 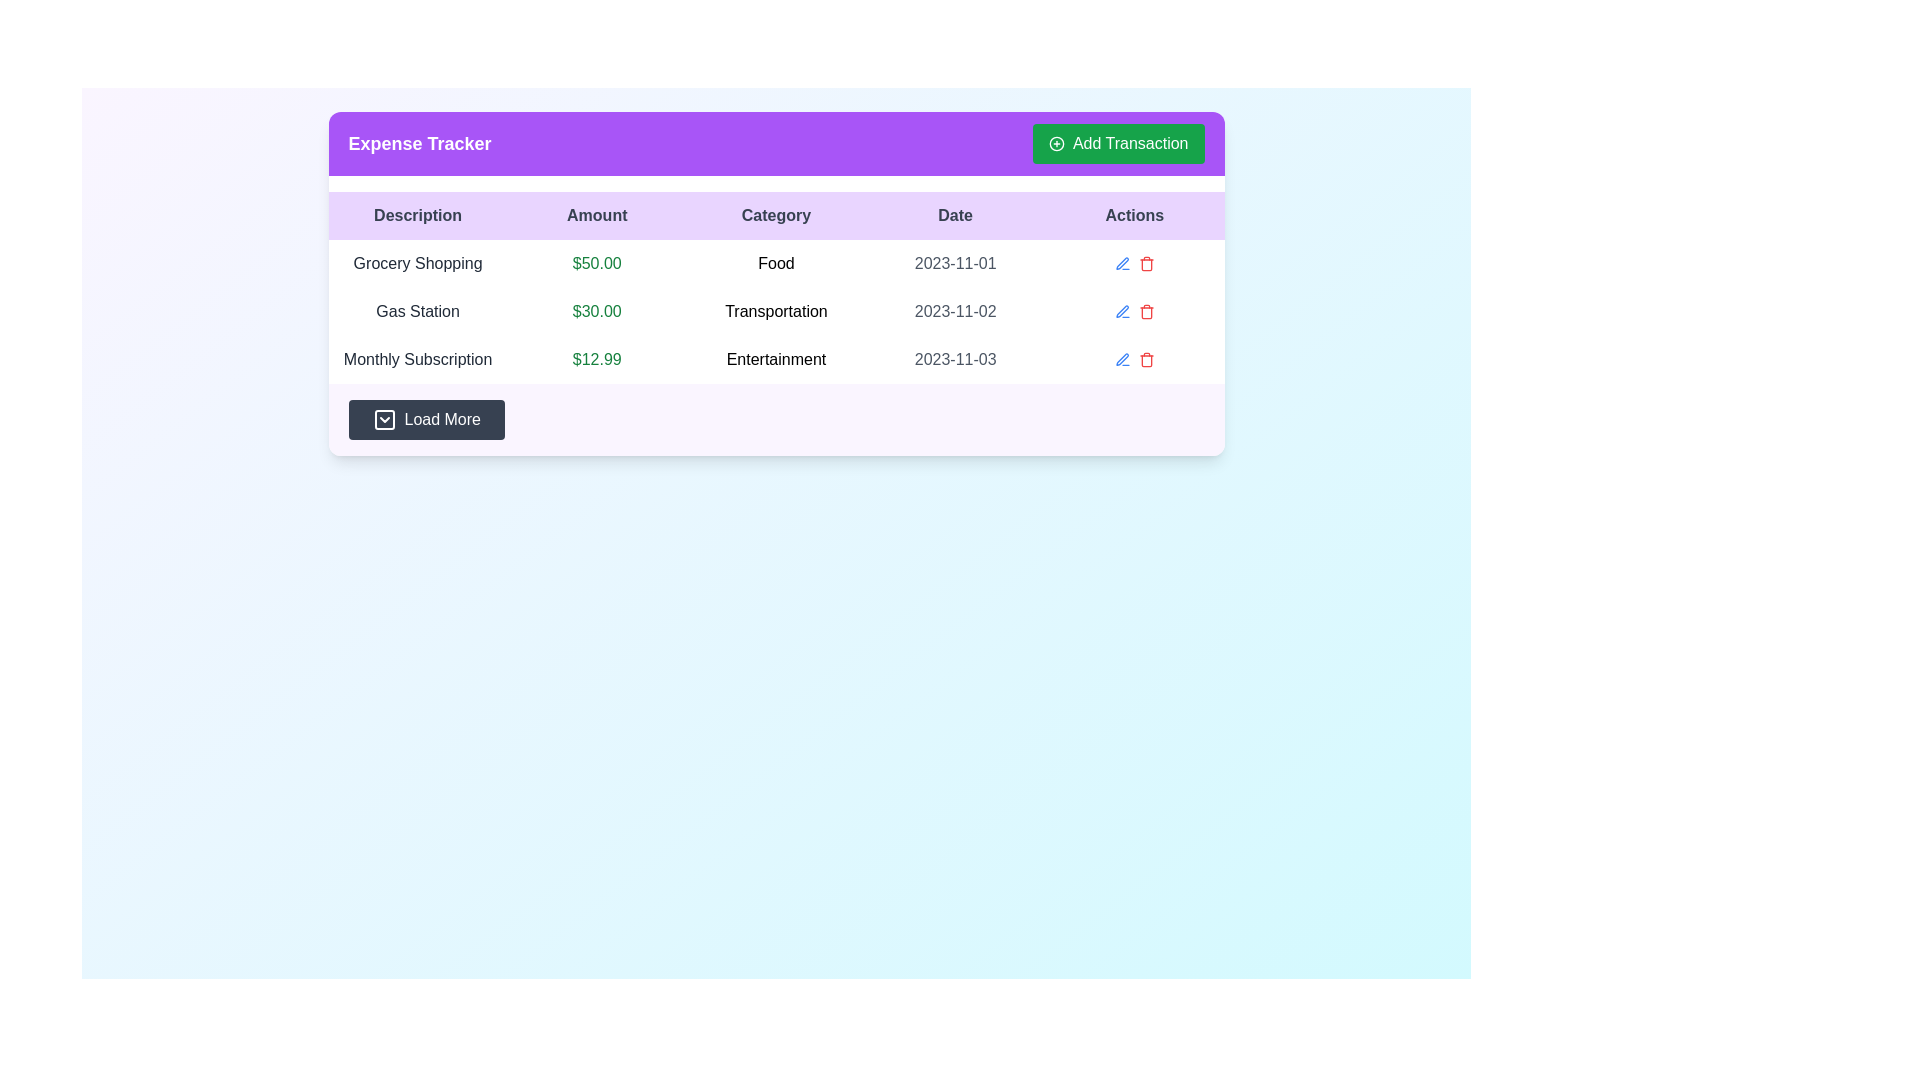 I want to click on the background frame of the dropdown icon within the 'Load More' button located at the bottom of the expenses table, so click(x=384, y=419).